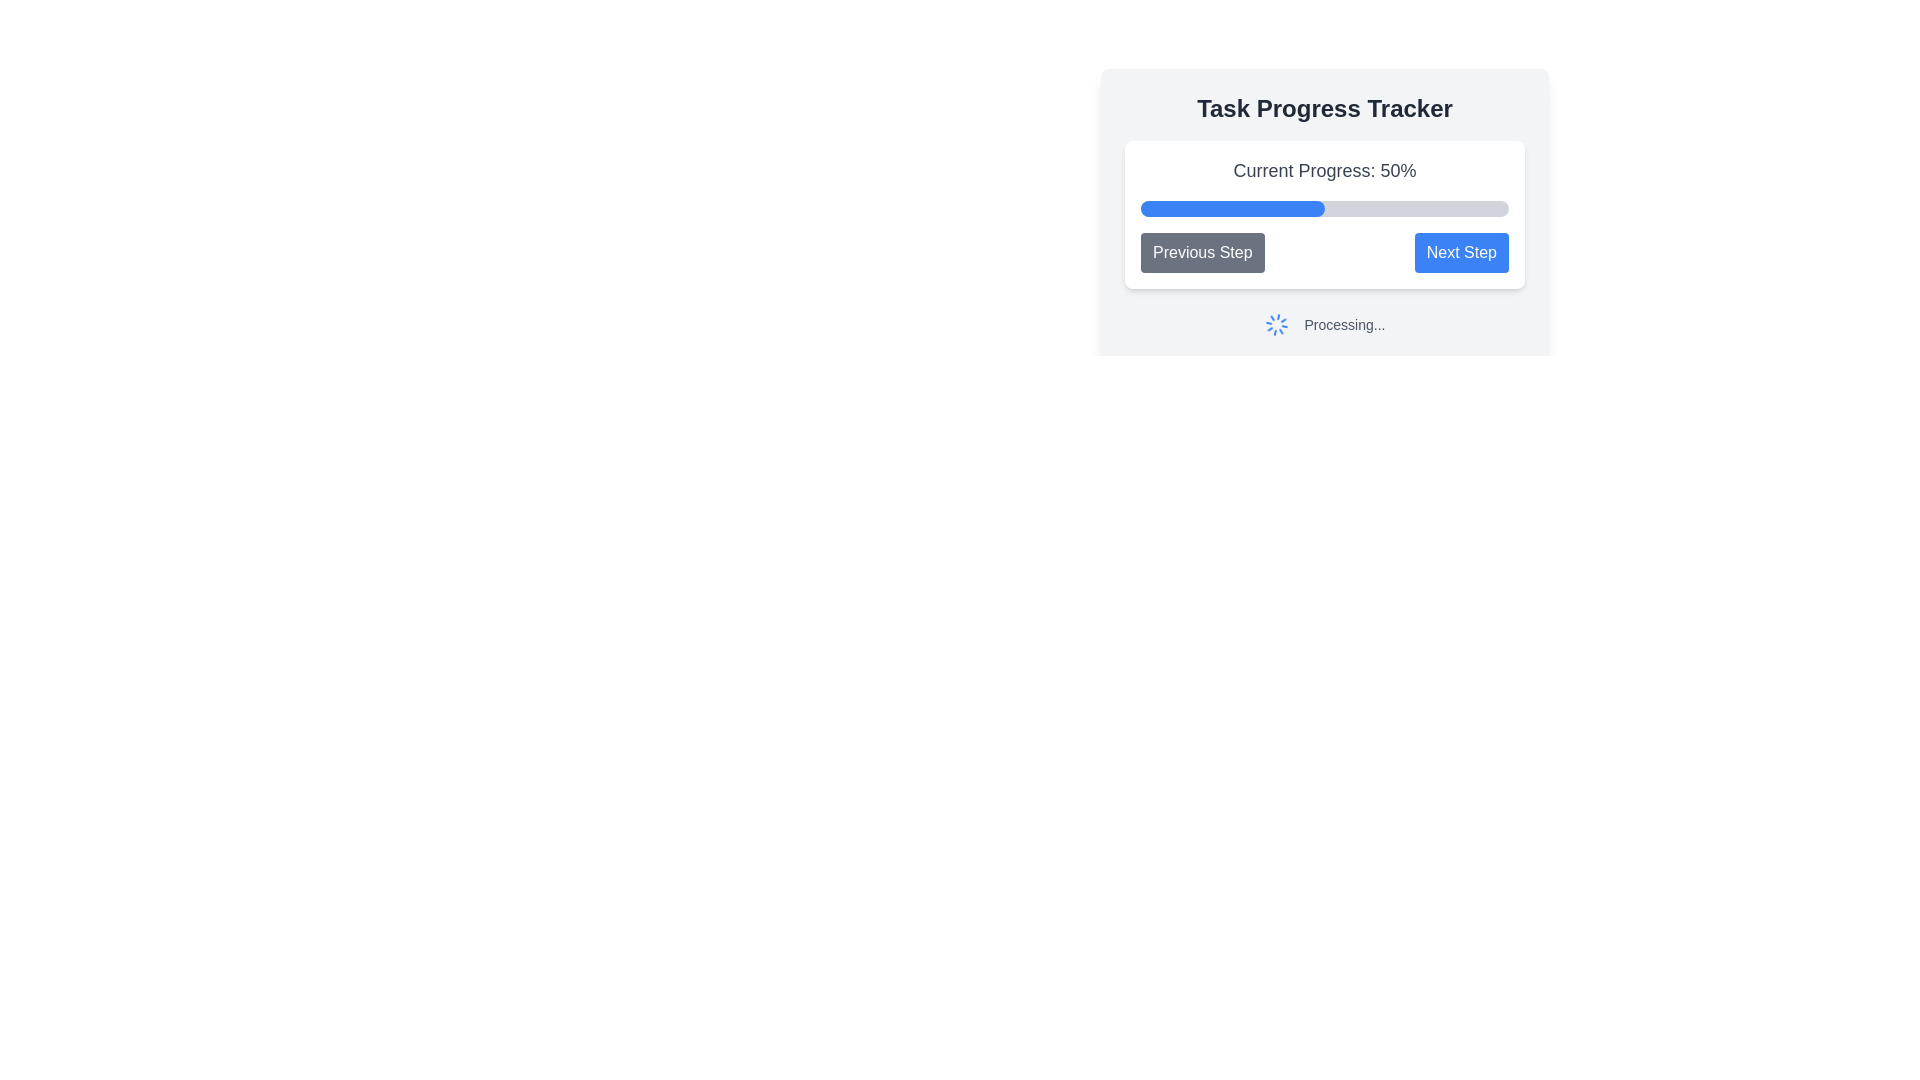 The image size is (1920, 1080). What do you see at coordinates (1324, 323) in the screenshot?
I see `the Loading Indicator with Descriptive Text located within the 'Task Progress Tracker' interface, positioned below the progress tracker and buttons` at bounding box center [1324, 323].